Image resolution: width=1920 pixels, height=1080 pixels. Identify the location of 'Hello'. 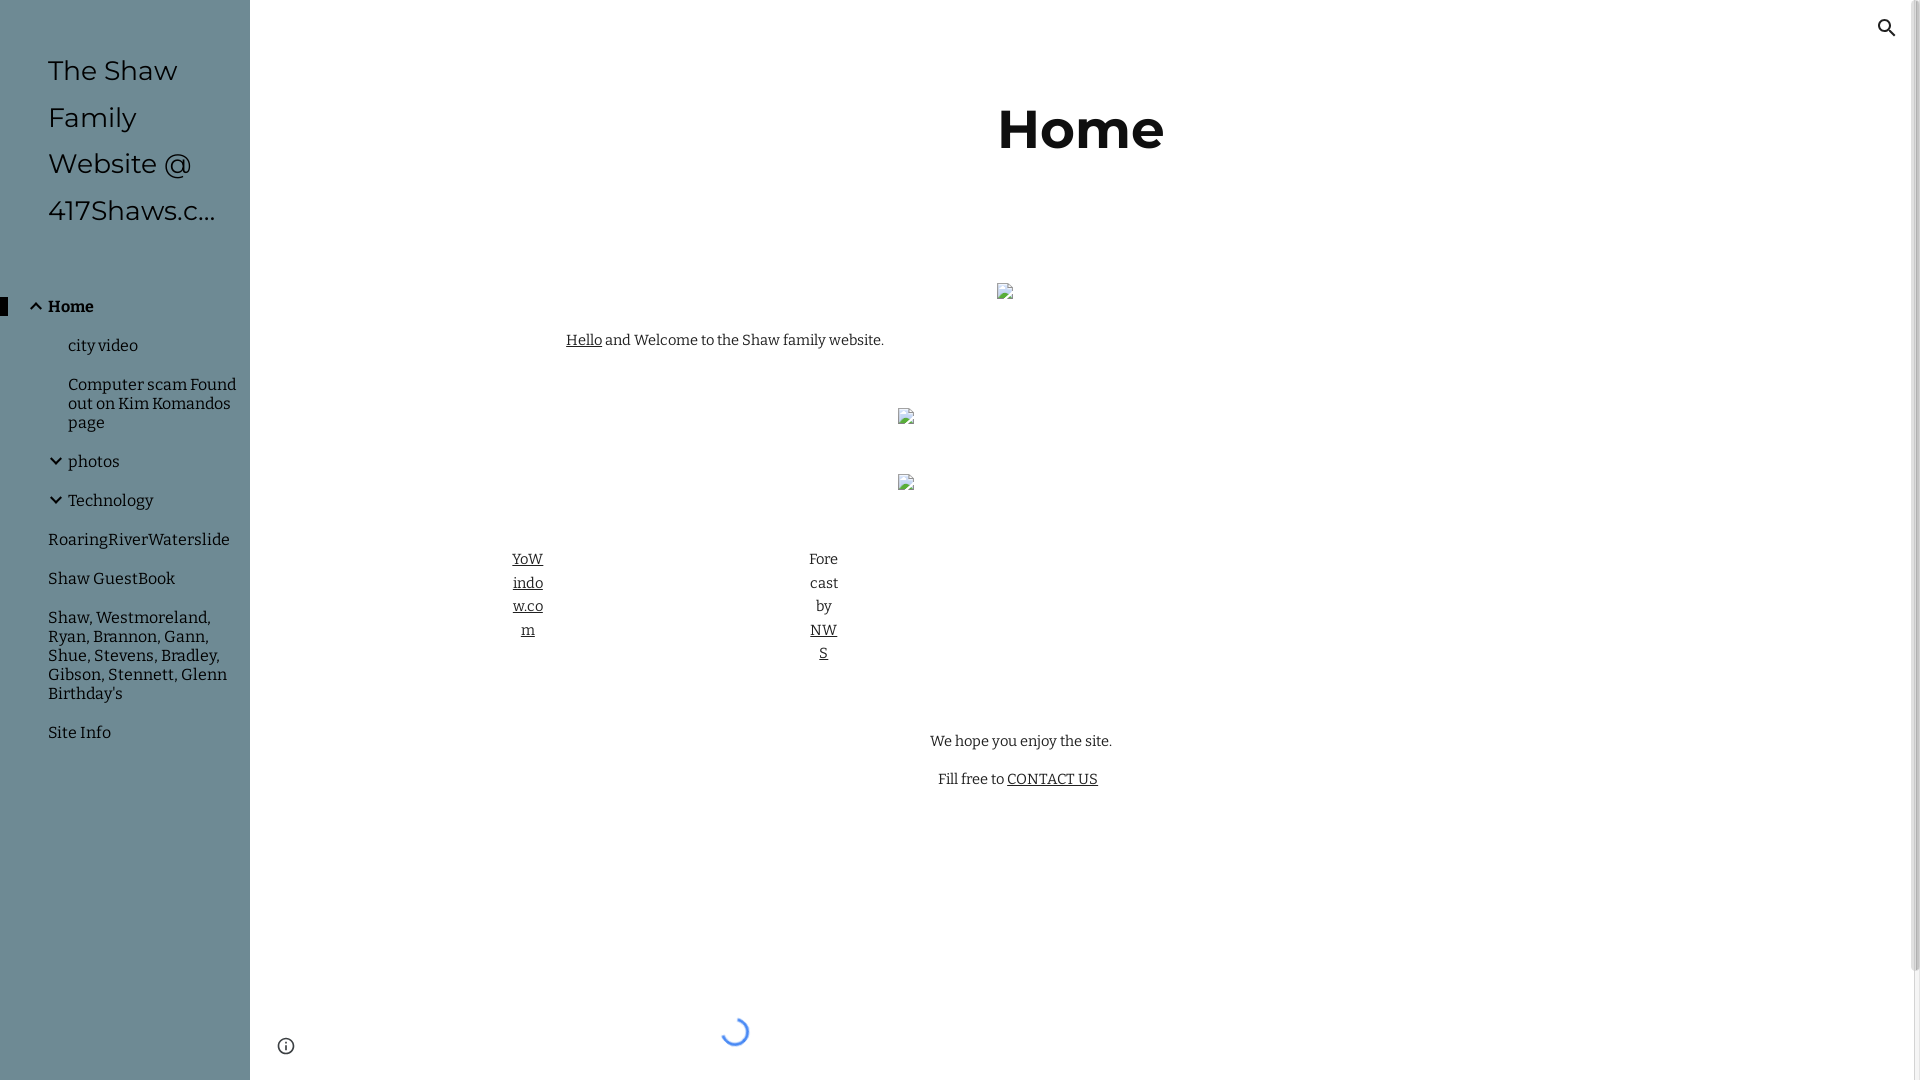
(565, 338).